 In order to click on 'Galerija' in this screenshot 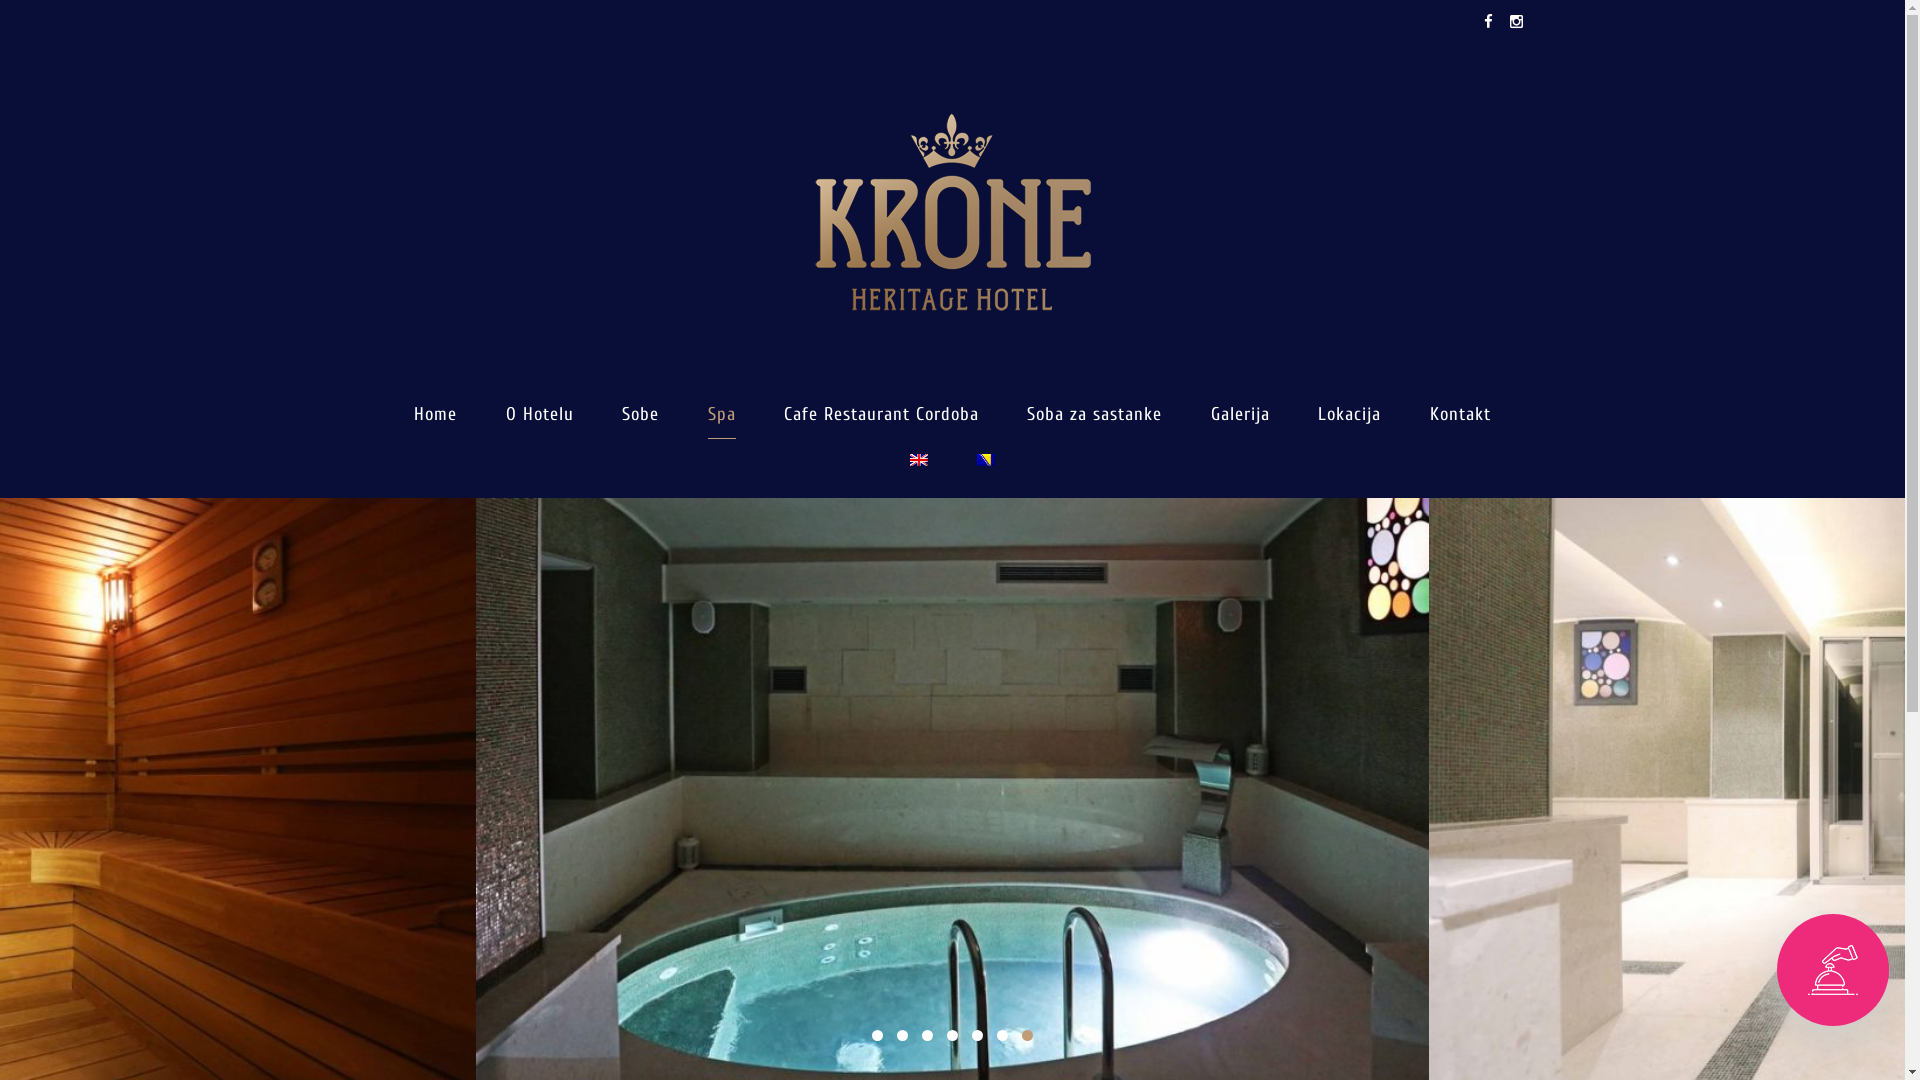, I will do `click(1239, 414)`.